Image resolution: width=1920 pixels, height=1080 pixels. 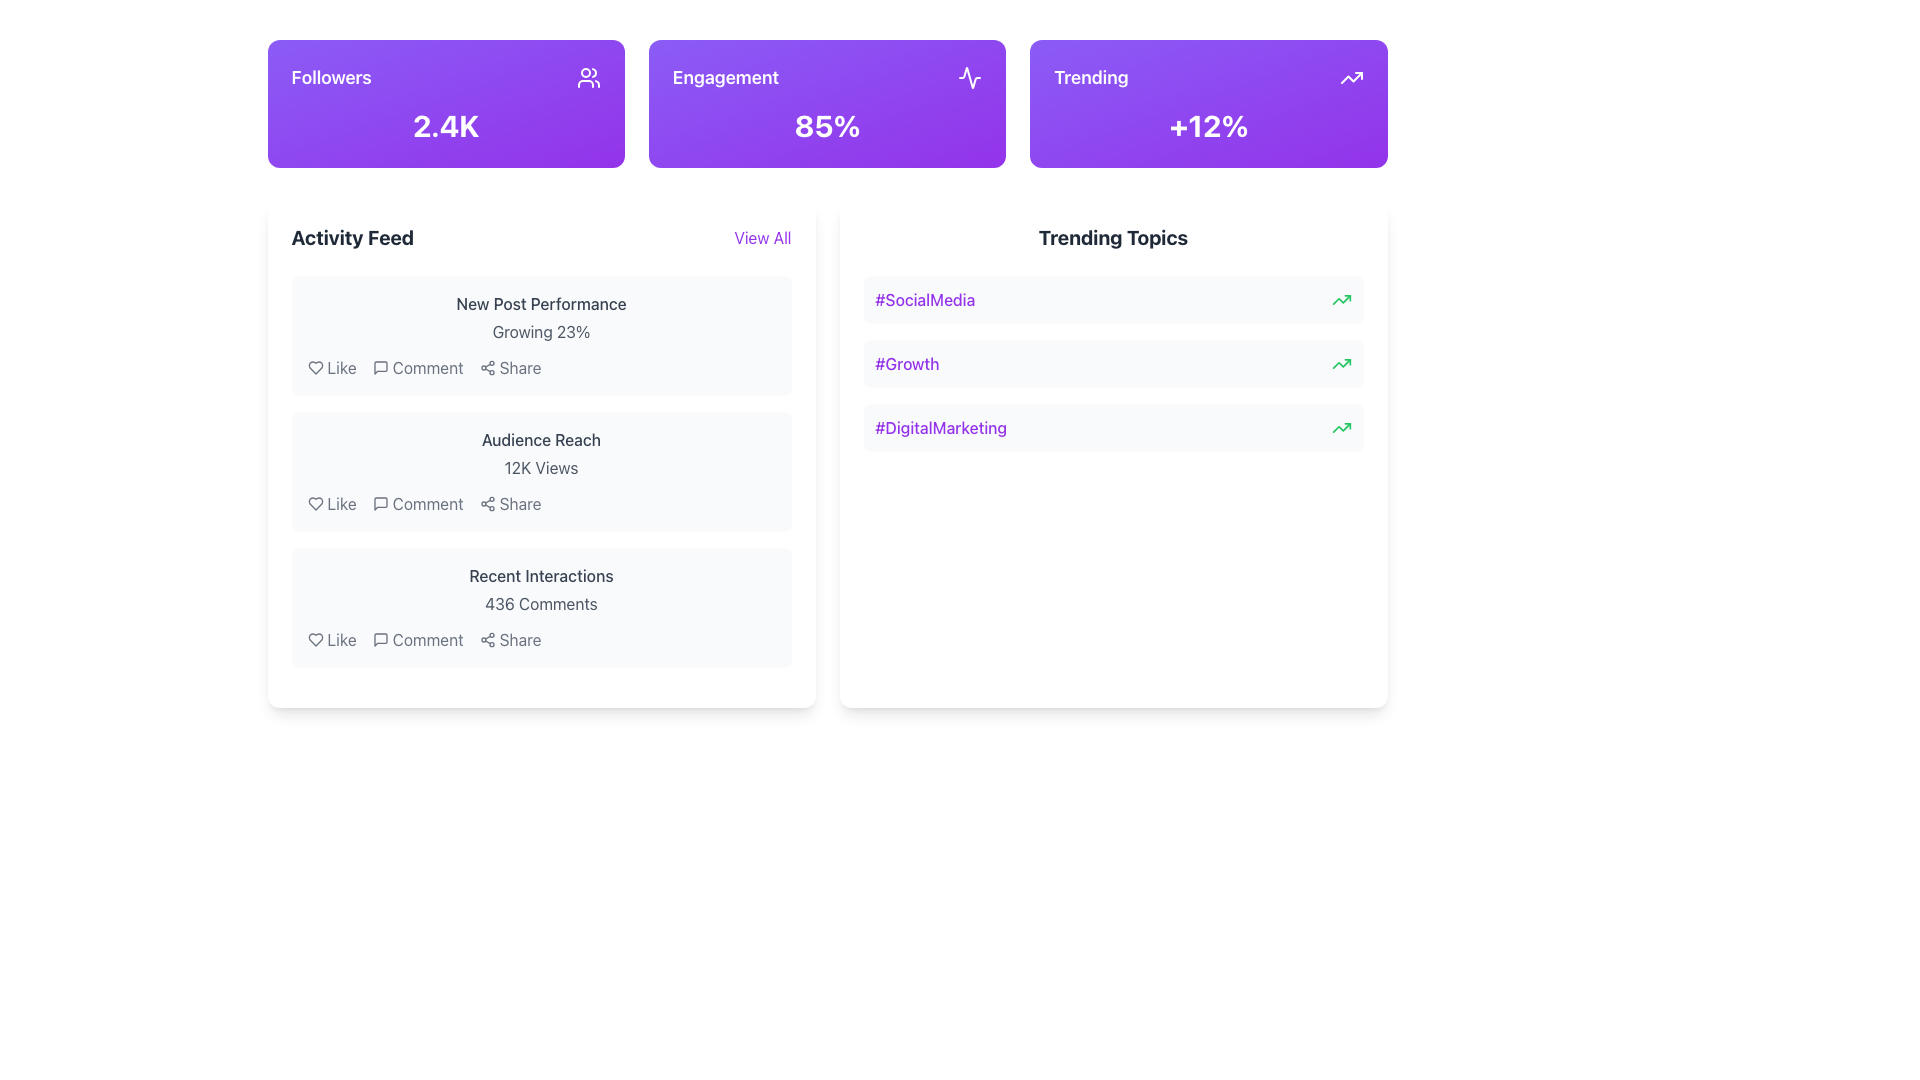 I want to click on the upward trend icon, which is a small jagged line styled in green, located within the purple card labeled 'Trending', so click(x=1341, y=363).